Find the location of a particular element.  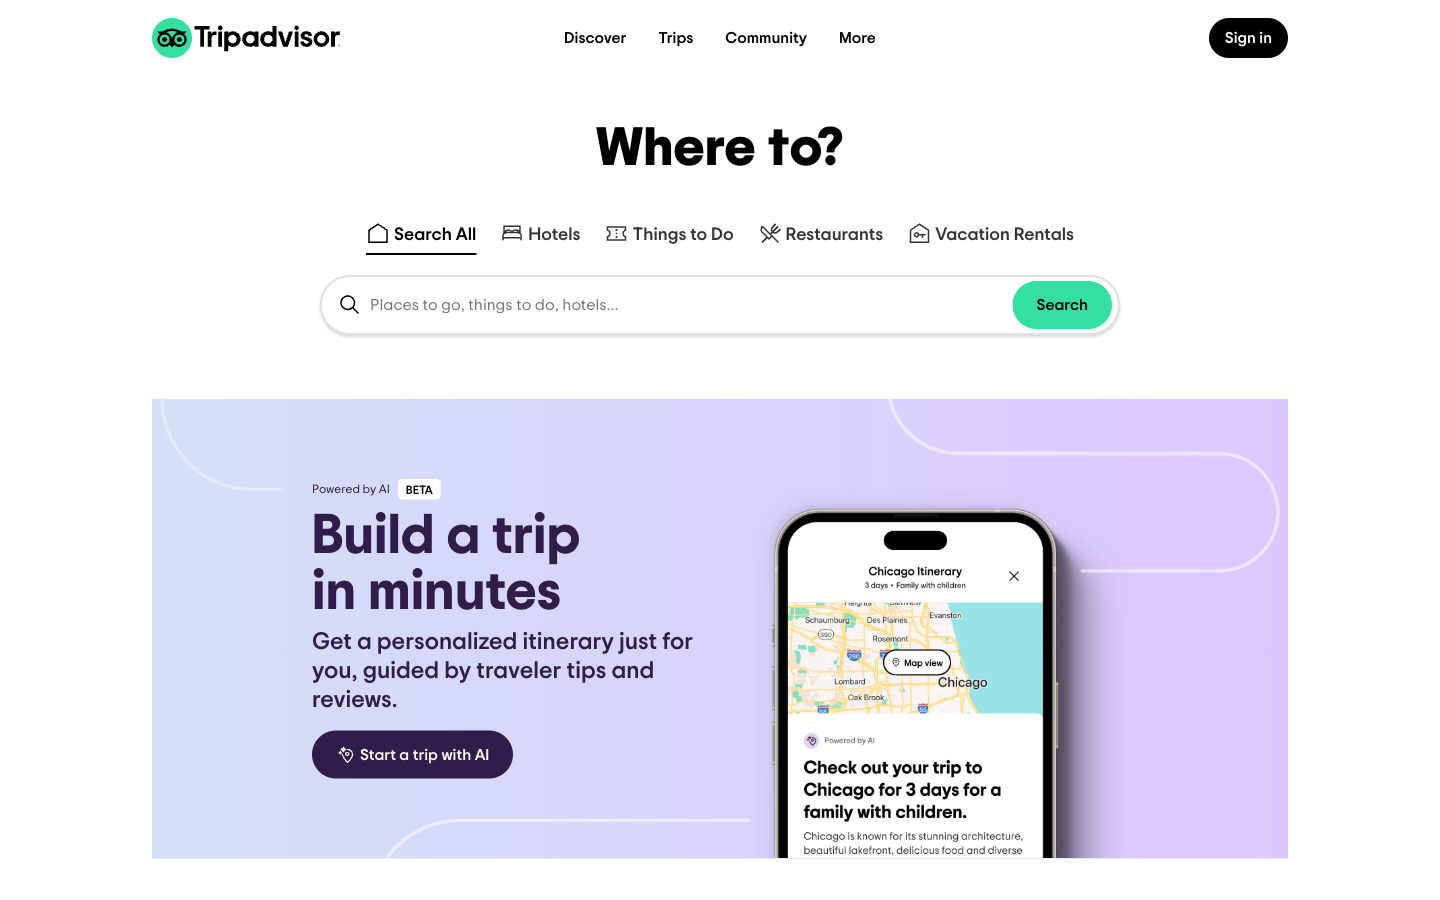

the button on the upper right to access the login page is located at coordinates (1247, 28).